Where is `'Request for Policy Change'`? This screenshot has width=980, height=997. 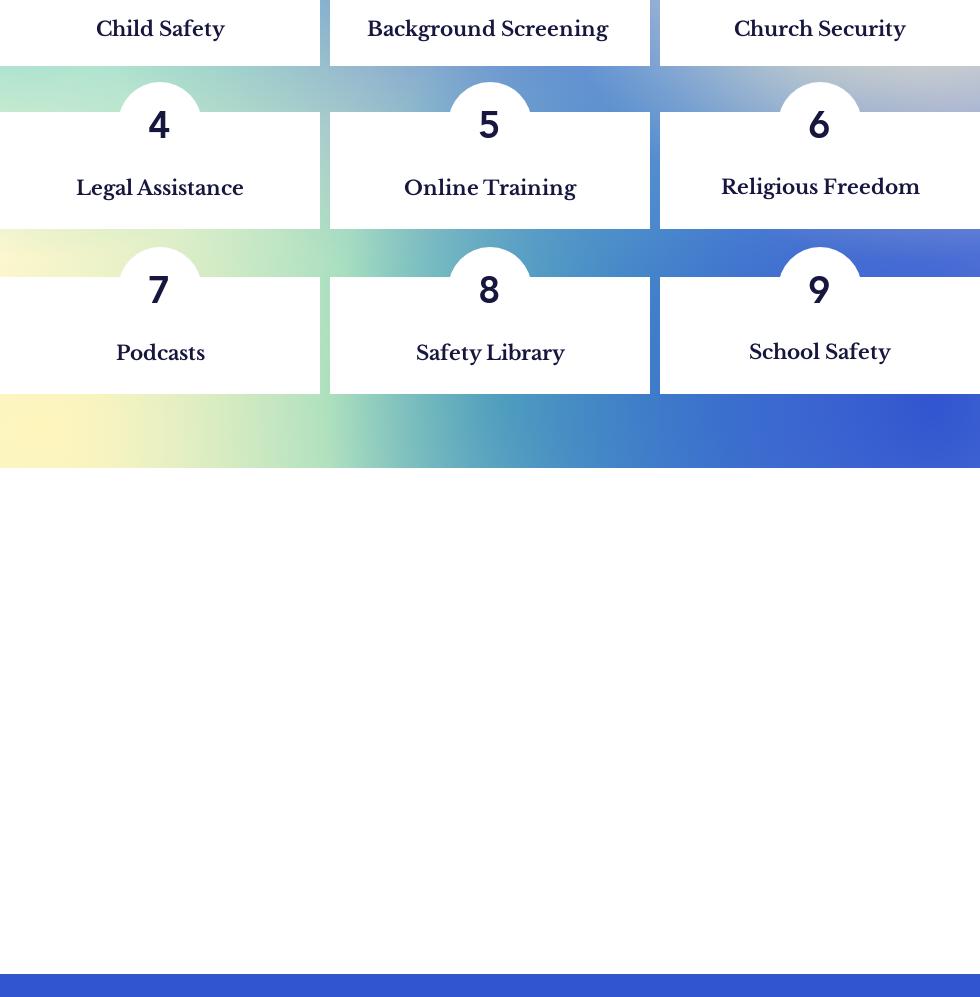 'Request for Policy Change' is located at coordinates (816, 857).